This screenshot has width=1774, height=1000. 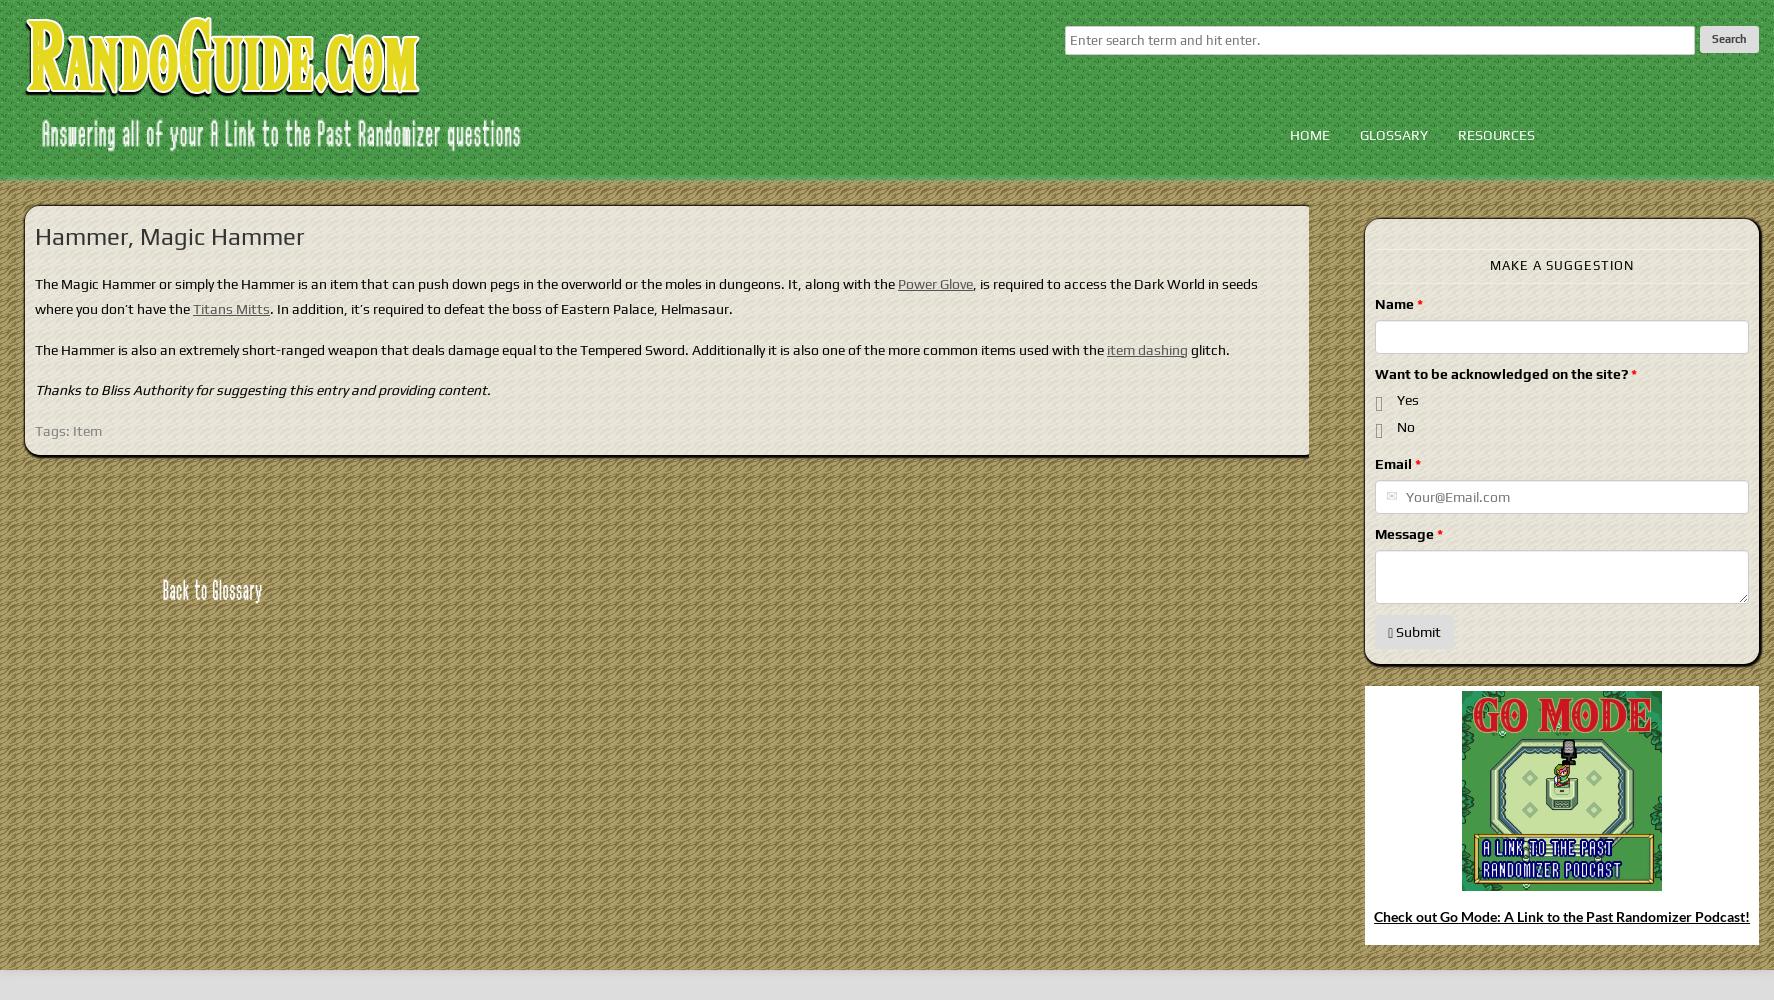 I want to click on ', is required to access the Dark World in seeds where you don’t have the', so click(x=646, y=296).